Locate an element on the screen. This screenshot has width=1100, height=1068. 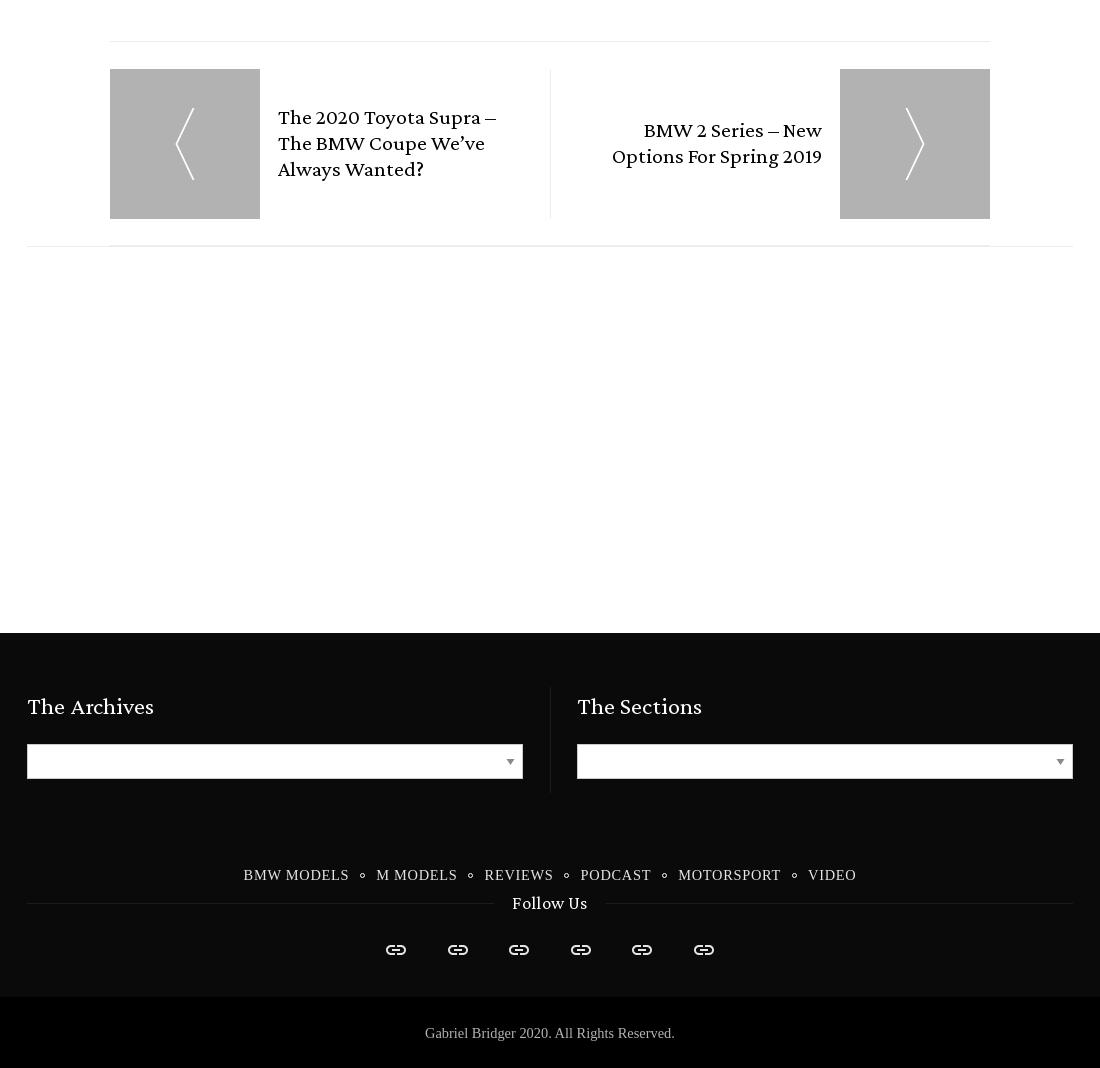
'Video' is located at coordinates (831, 877).